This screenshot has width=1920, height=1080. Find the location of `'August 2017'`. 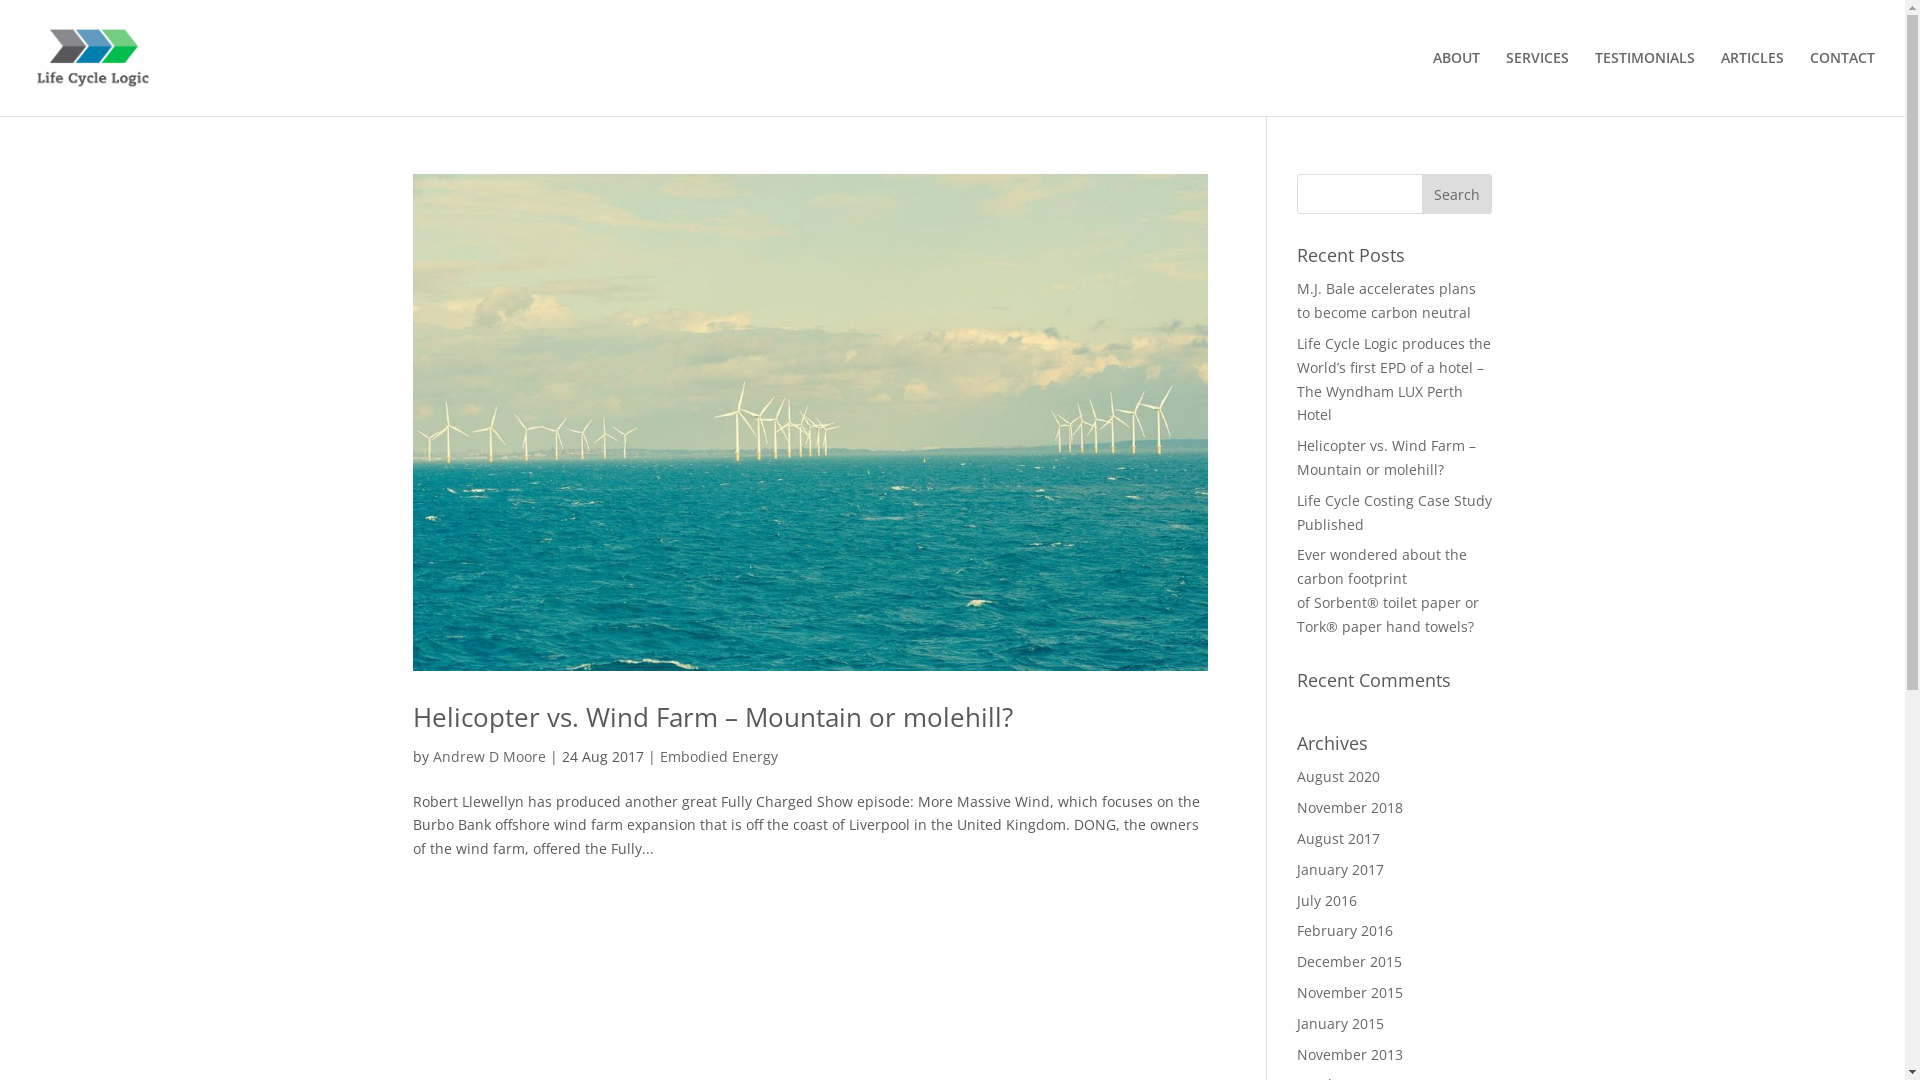

'August 2017' is located at coordinates (1338, 838).